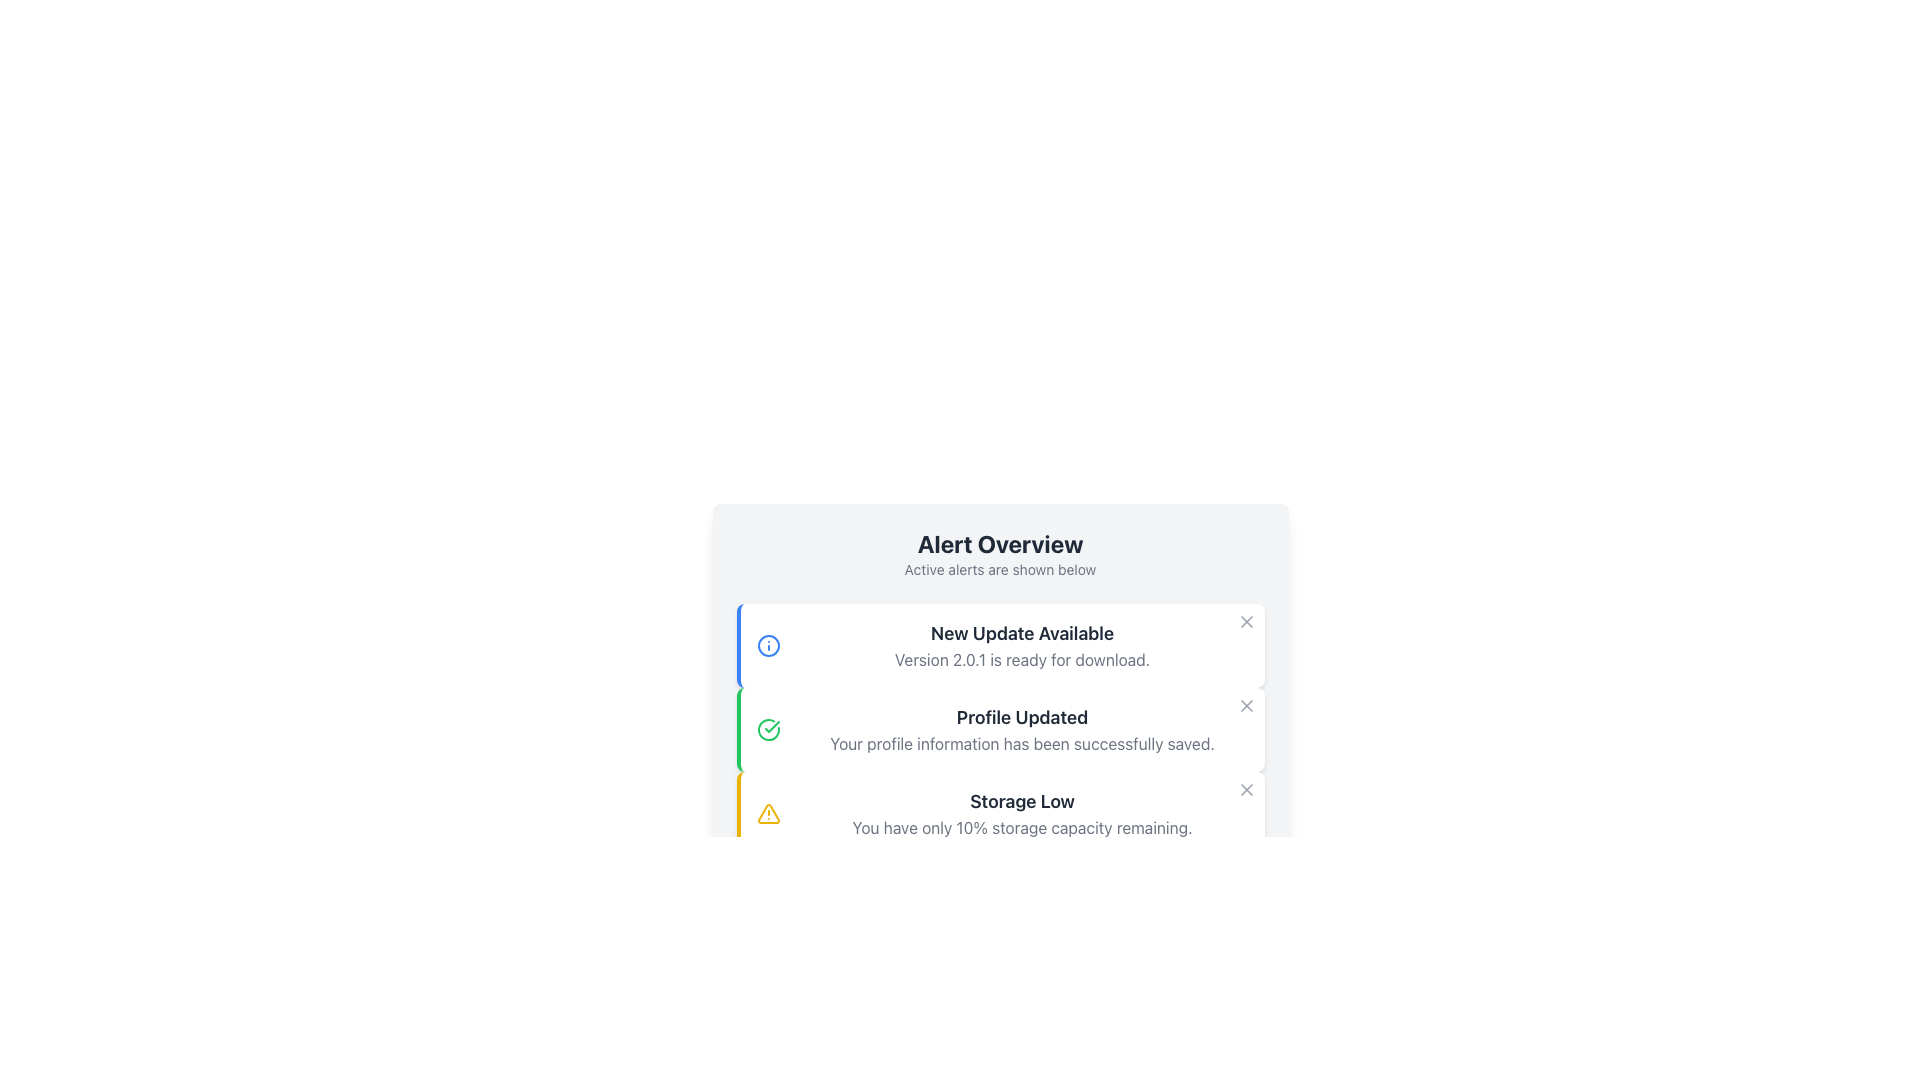 Image resolution: width=1920 pixels, height=1080 pixels. What do you see at coordinates (1000, 813) in the screenshot?
I see `the third notification in the vertically stacked list of alerts, which serves as a warning about low storage and is positioned below the 'Profile Updated' notification` at bounding box center [1000, 813].